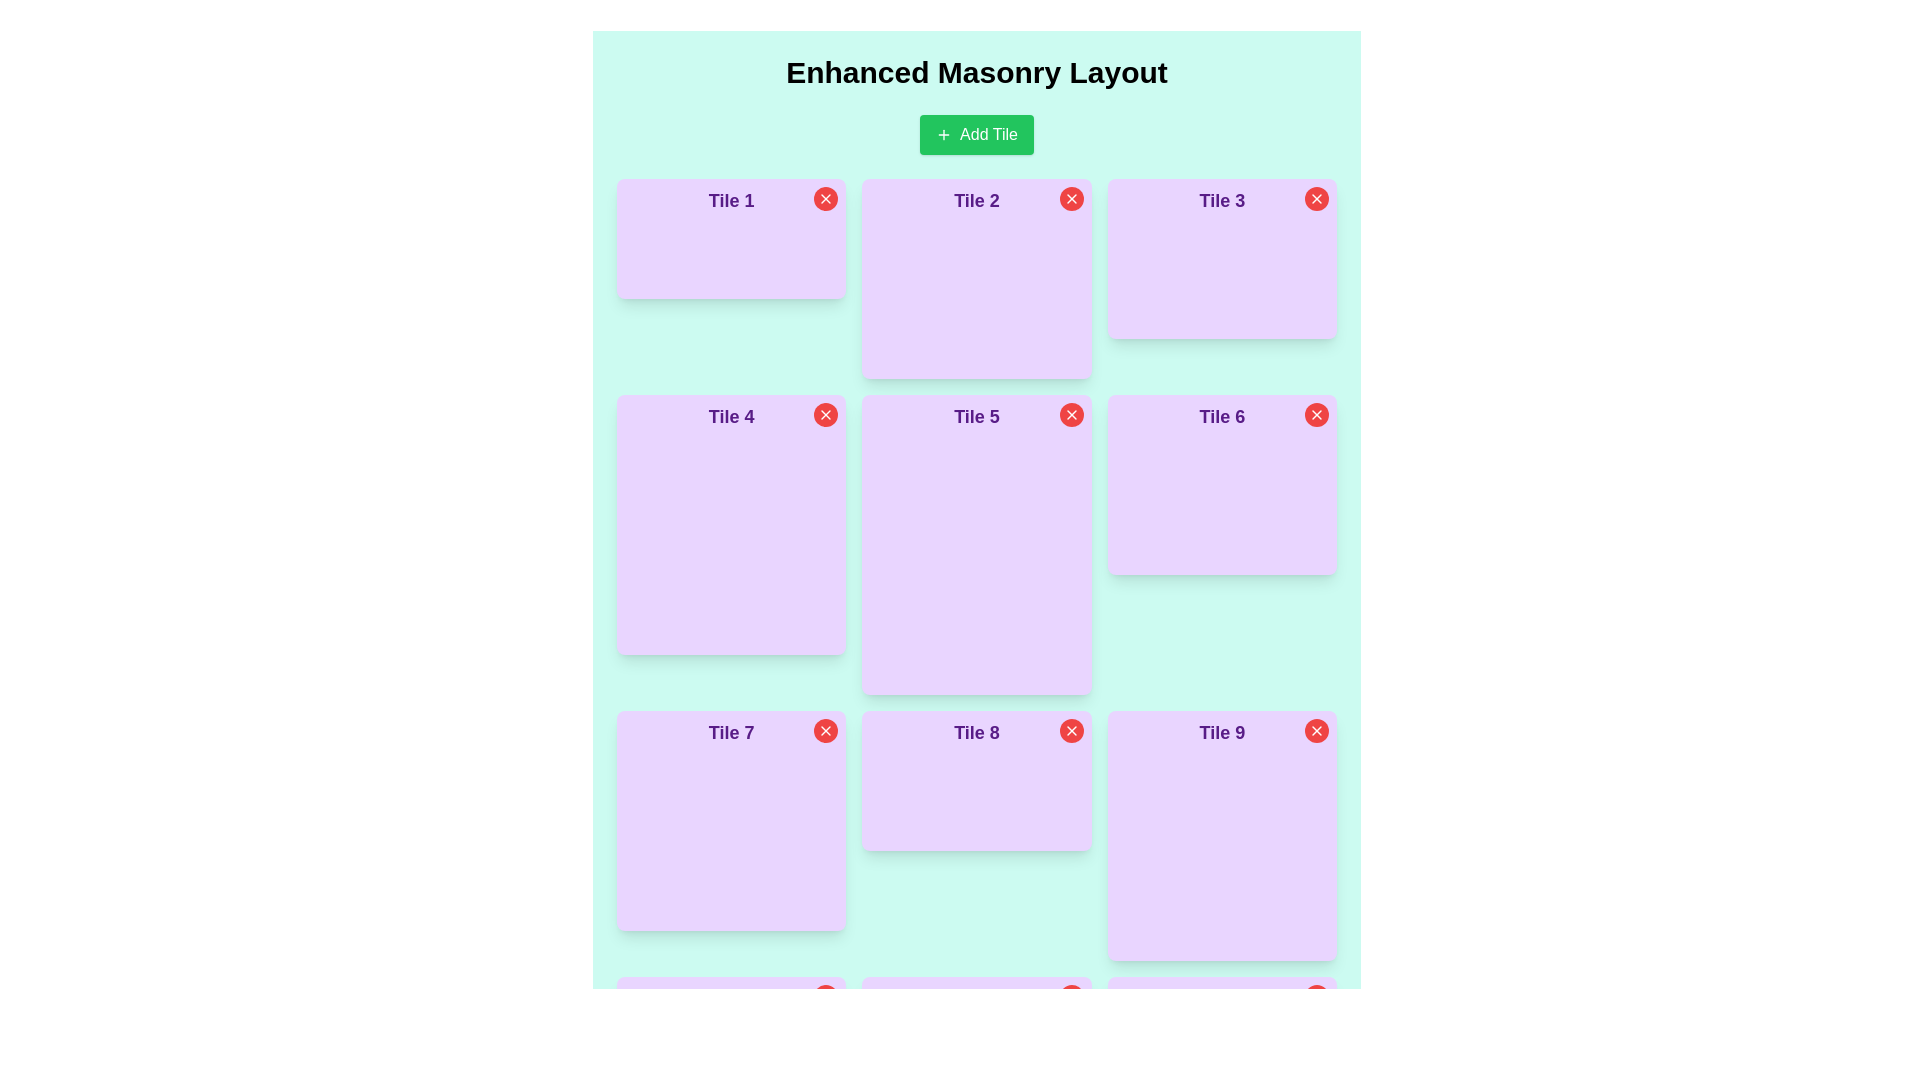 This screenshot has width=1920, height=1080. I want to click on the button in the top-right corner of 'Tile 1', so click(826, 199).